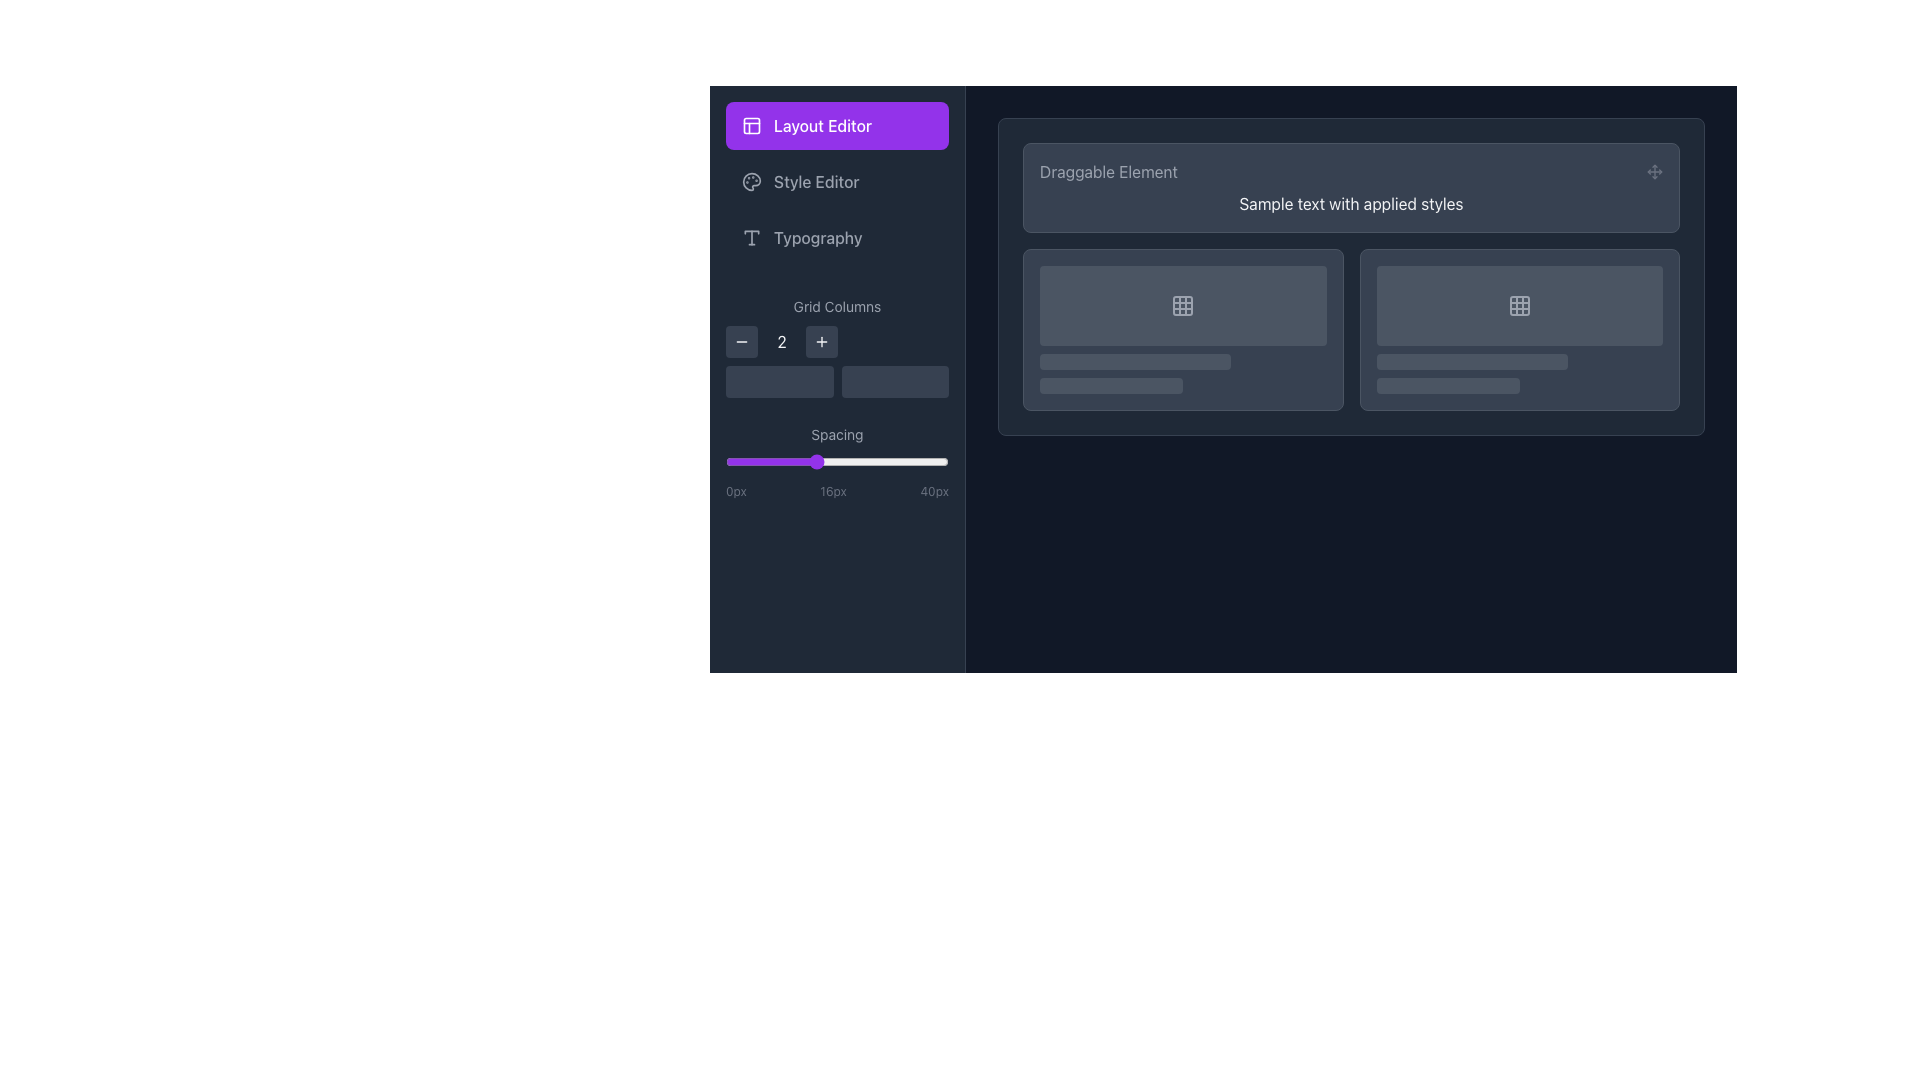 The height and width of the screenshot is (1080, 1920). What do you see at coordinates (876, 462) in the screenshot?
I see `spacing` at bounding box center [876, 462].